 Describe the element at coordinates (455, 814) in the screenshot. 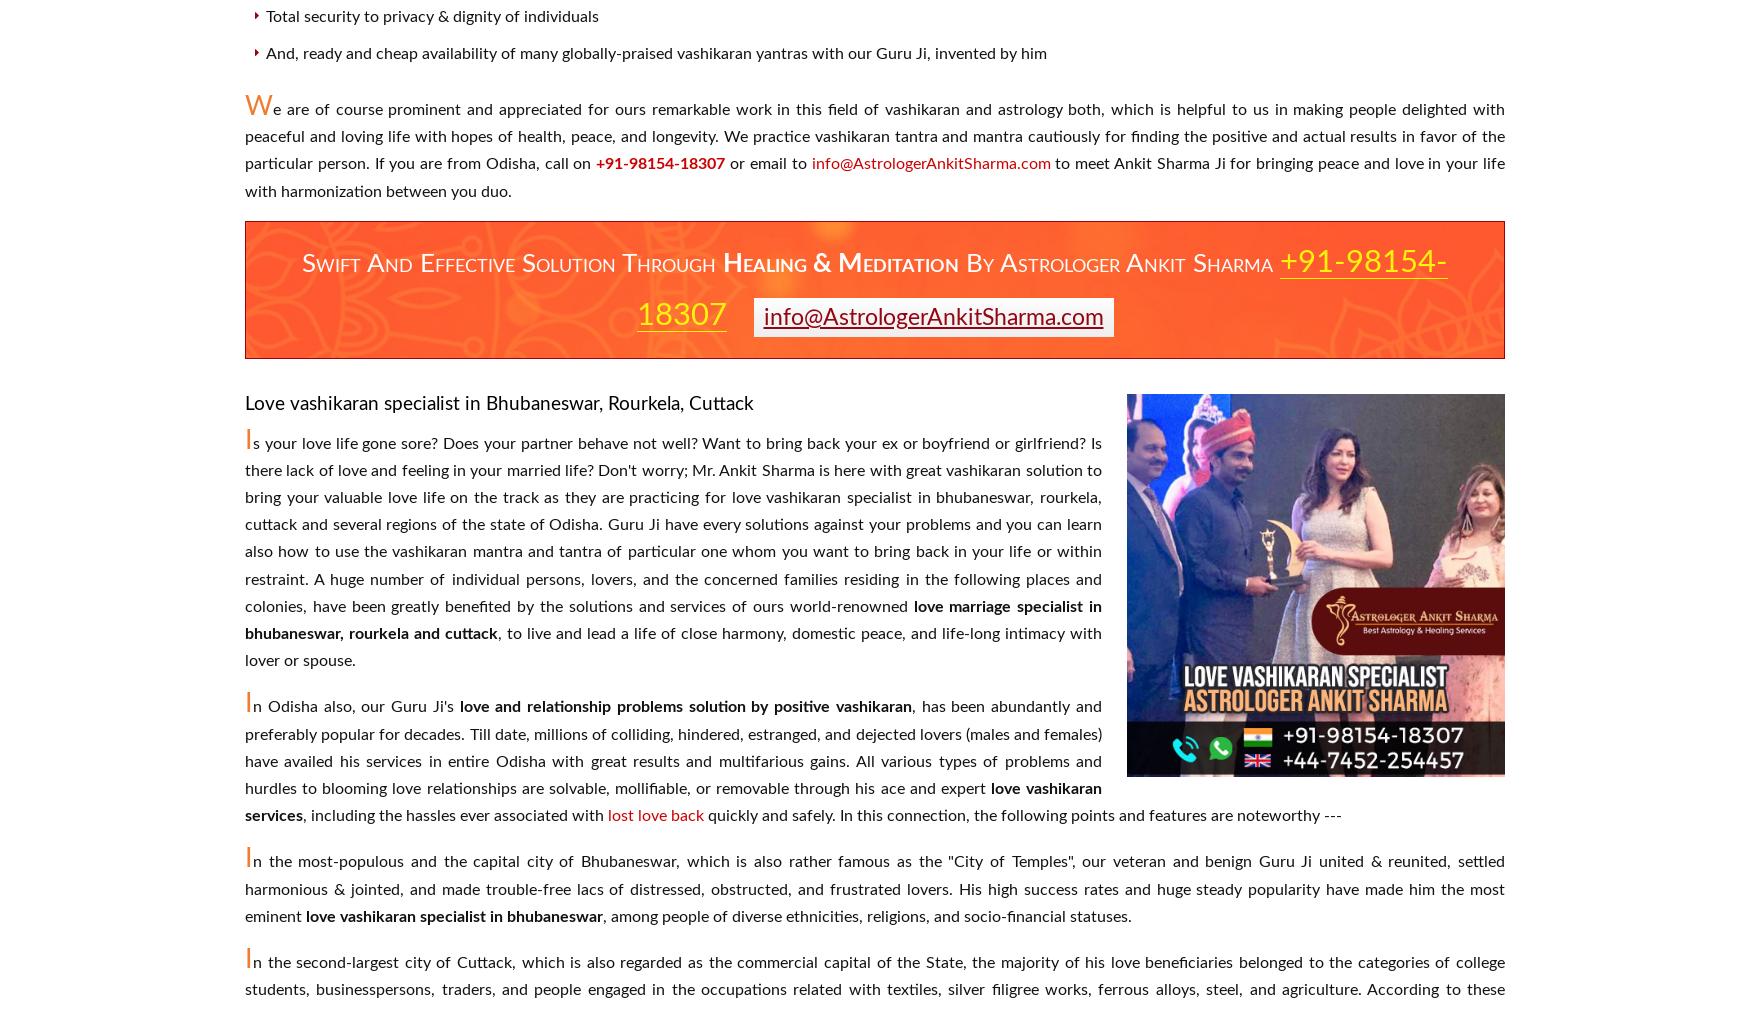

I see `', including the hassles ever associated with'` at that location.